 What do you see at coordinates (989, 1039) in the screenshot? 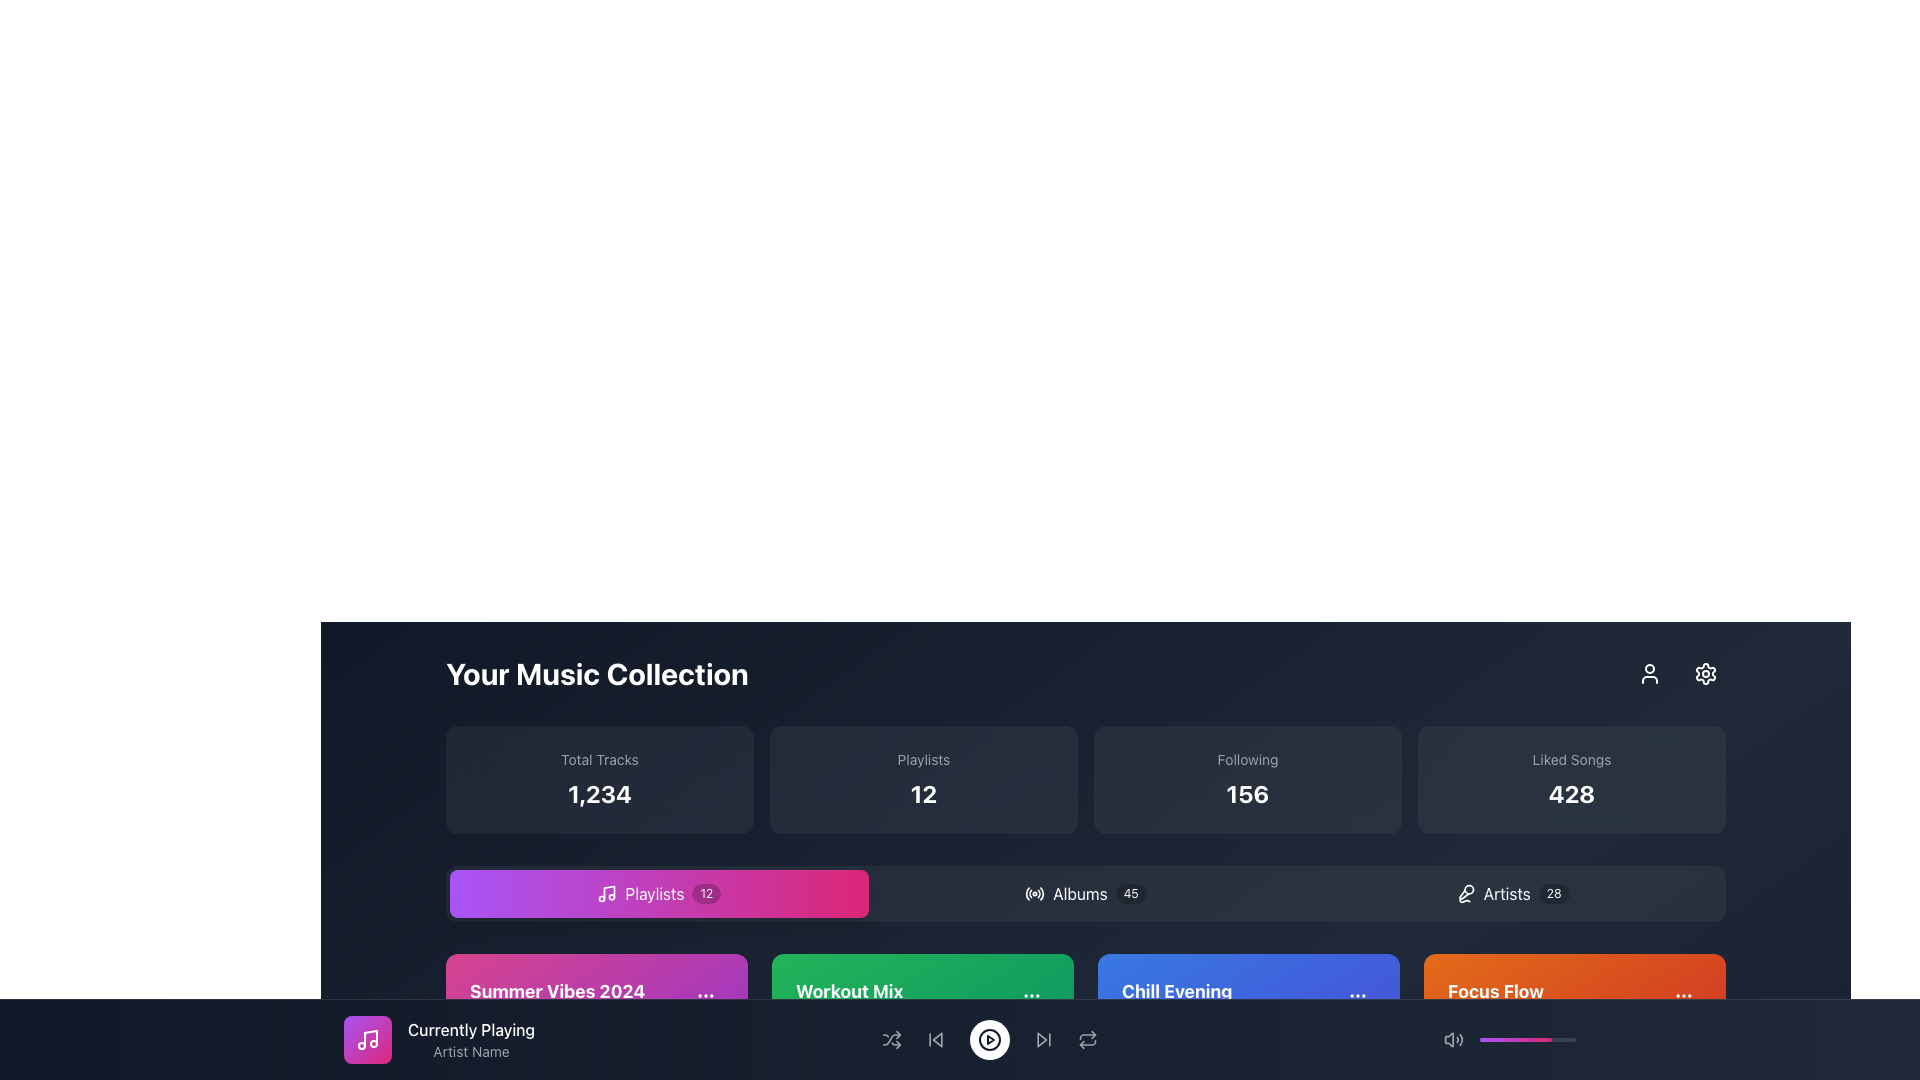
I see `the circular play button with a white background and dark gray outlines located at the center of the bottom navigation bar` at bounding box center [989, 1039].